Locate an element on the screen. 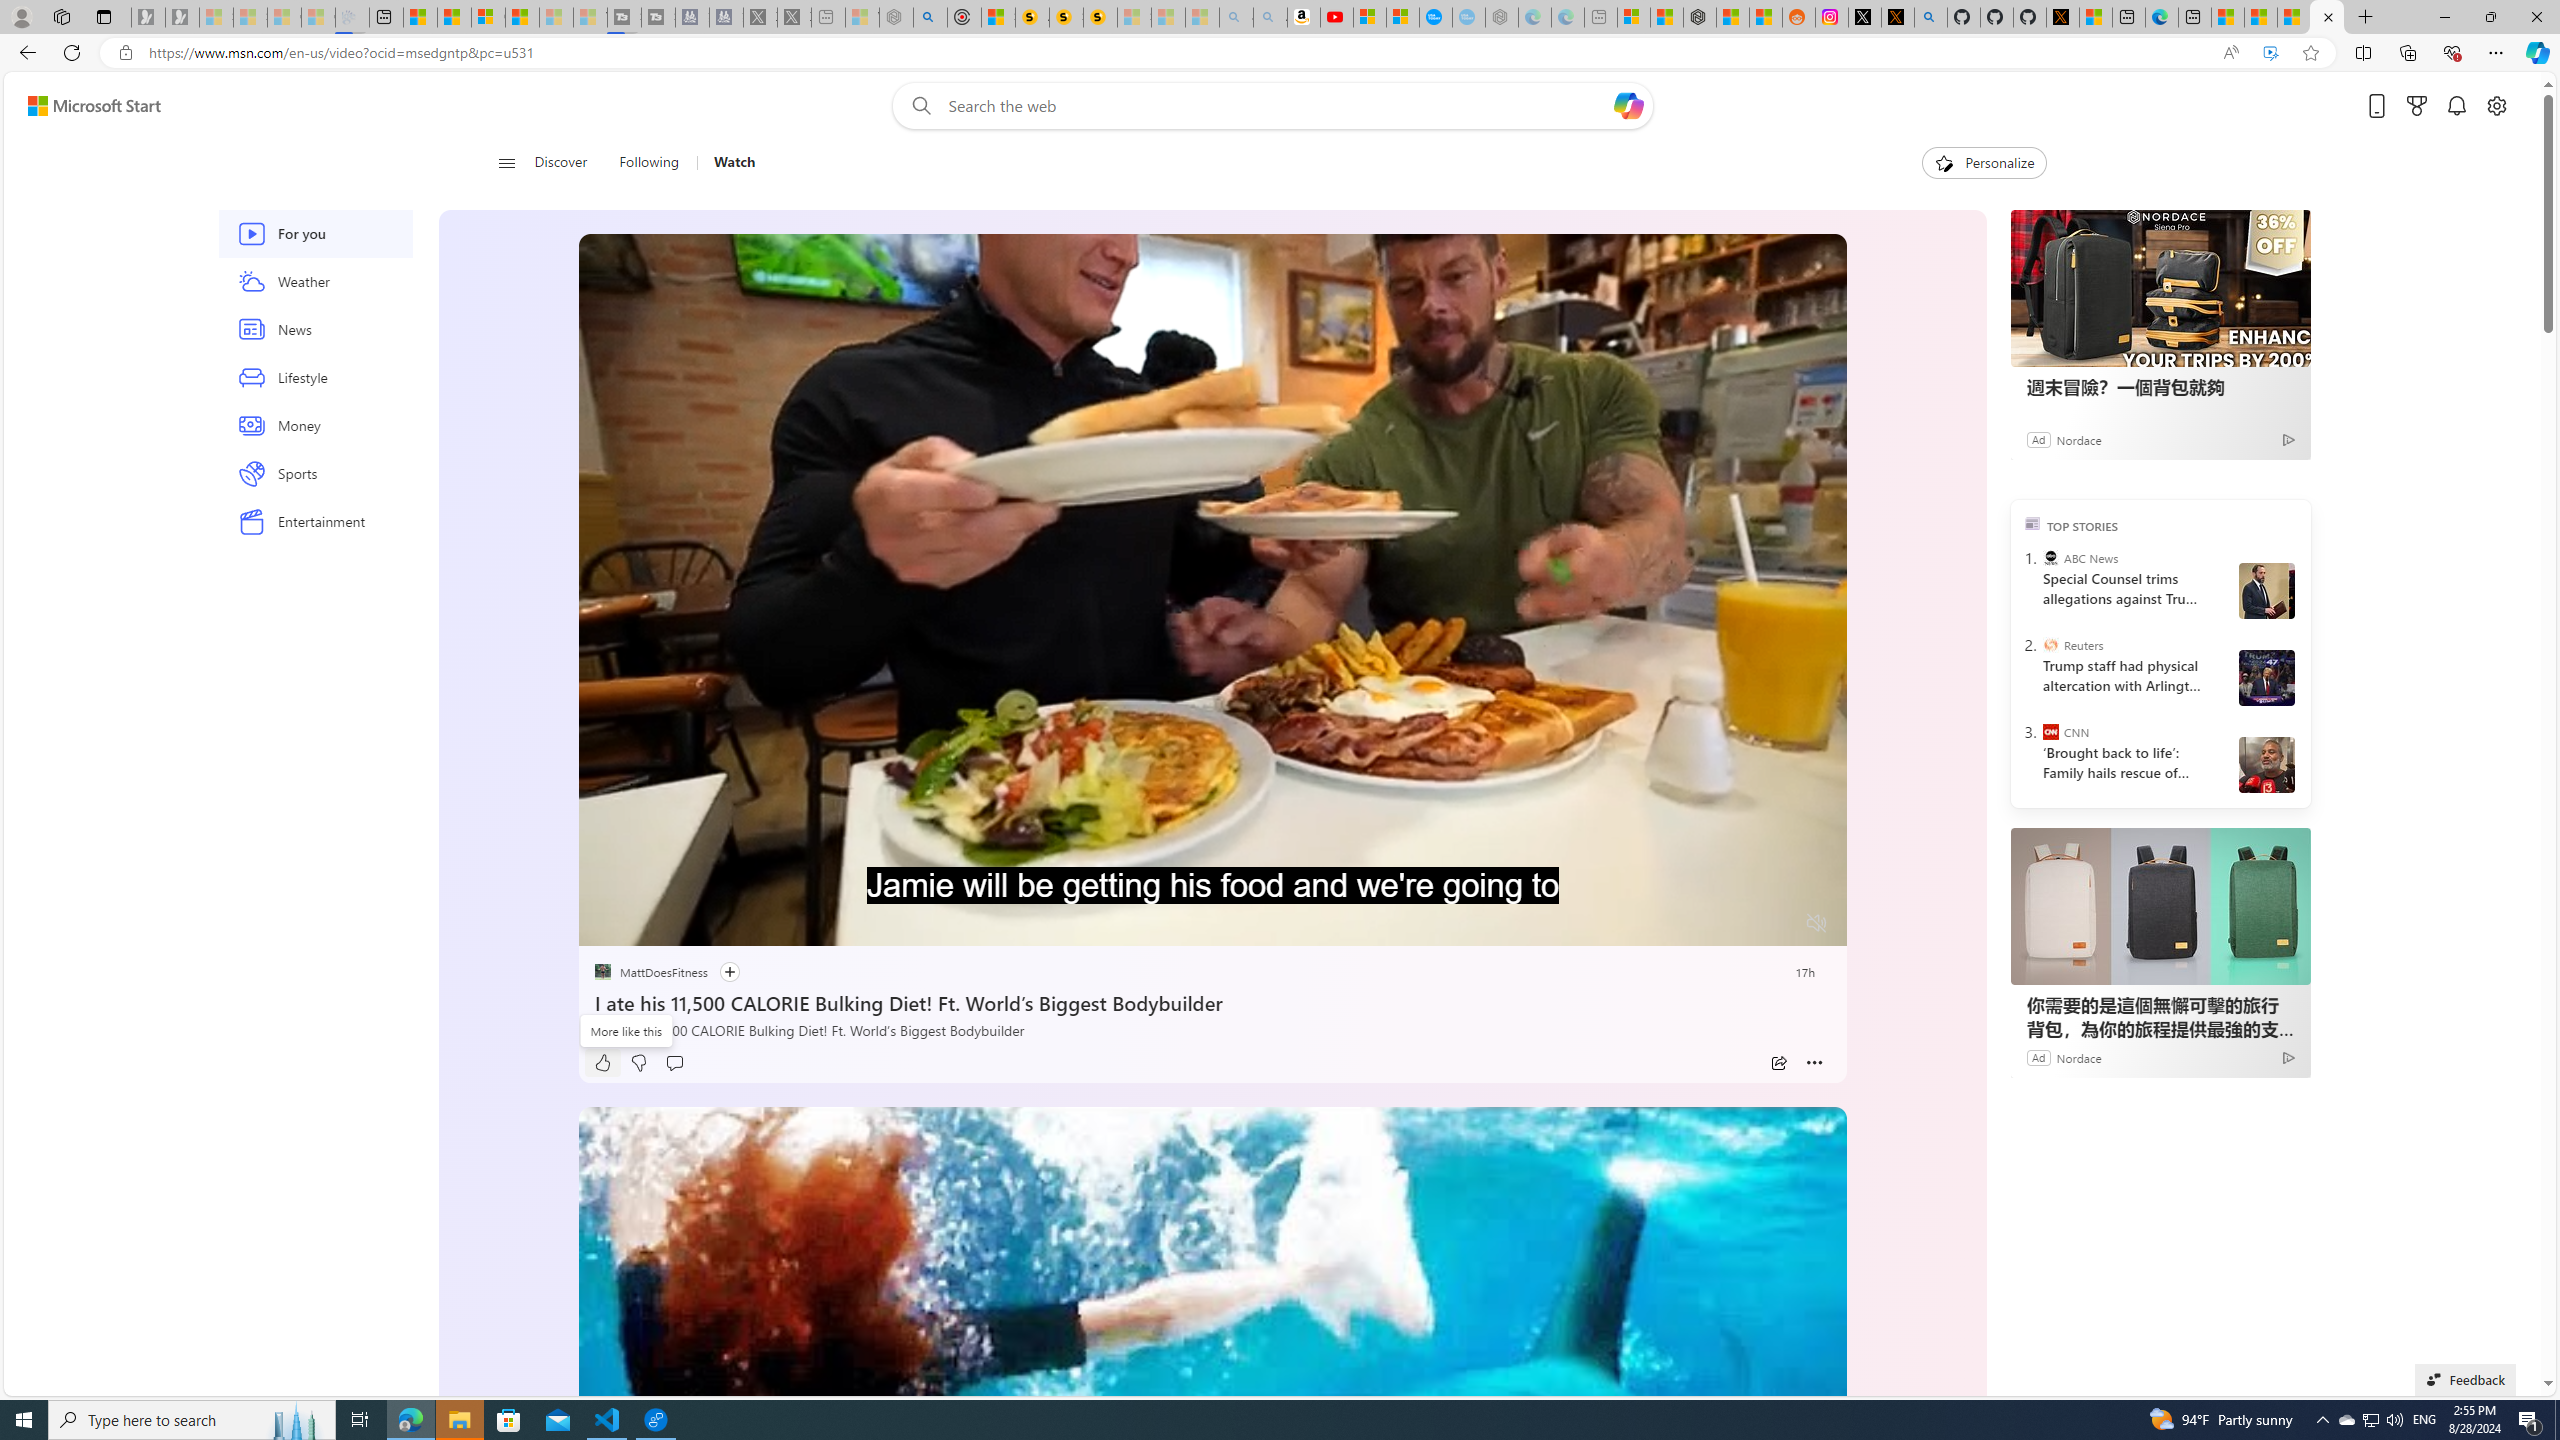  'poe - Search' is located at coordinates (929, 16).